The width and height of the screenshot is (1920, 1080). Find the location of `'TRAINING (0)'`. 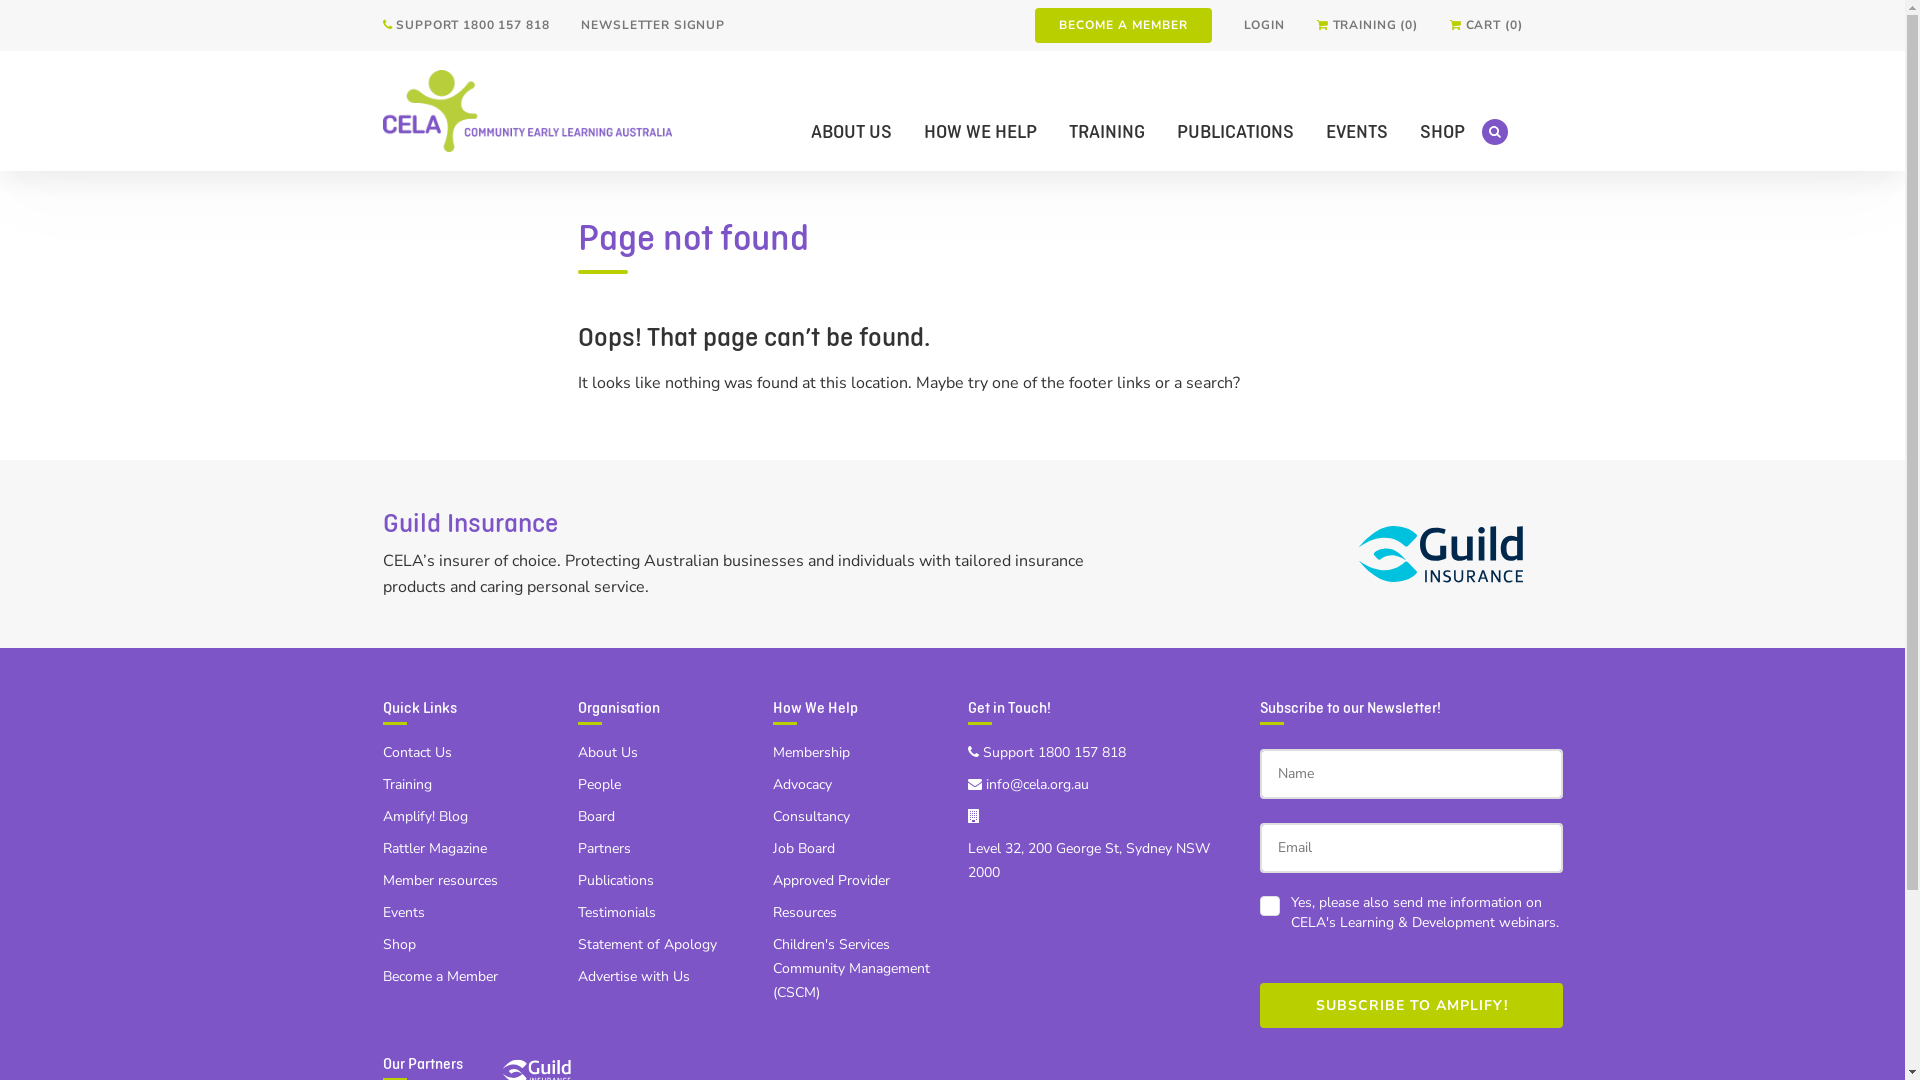

'TRAINING (0)' is located at coordinates (1366, 25).